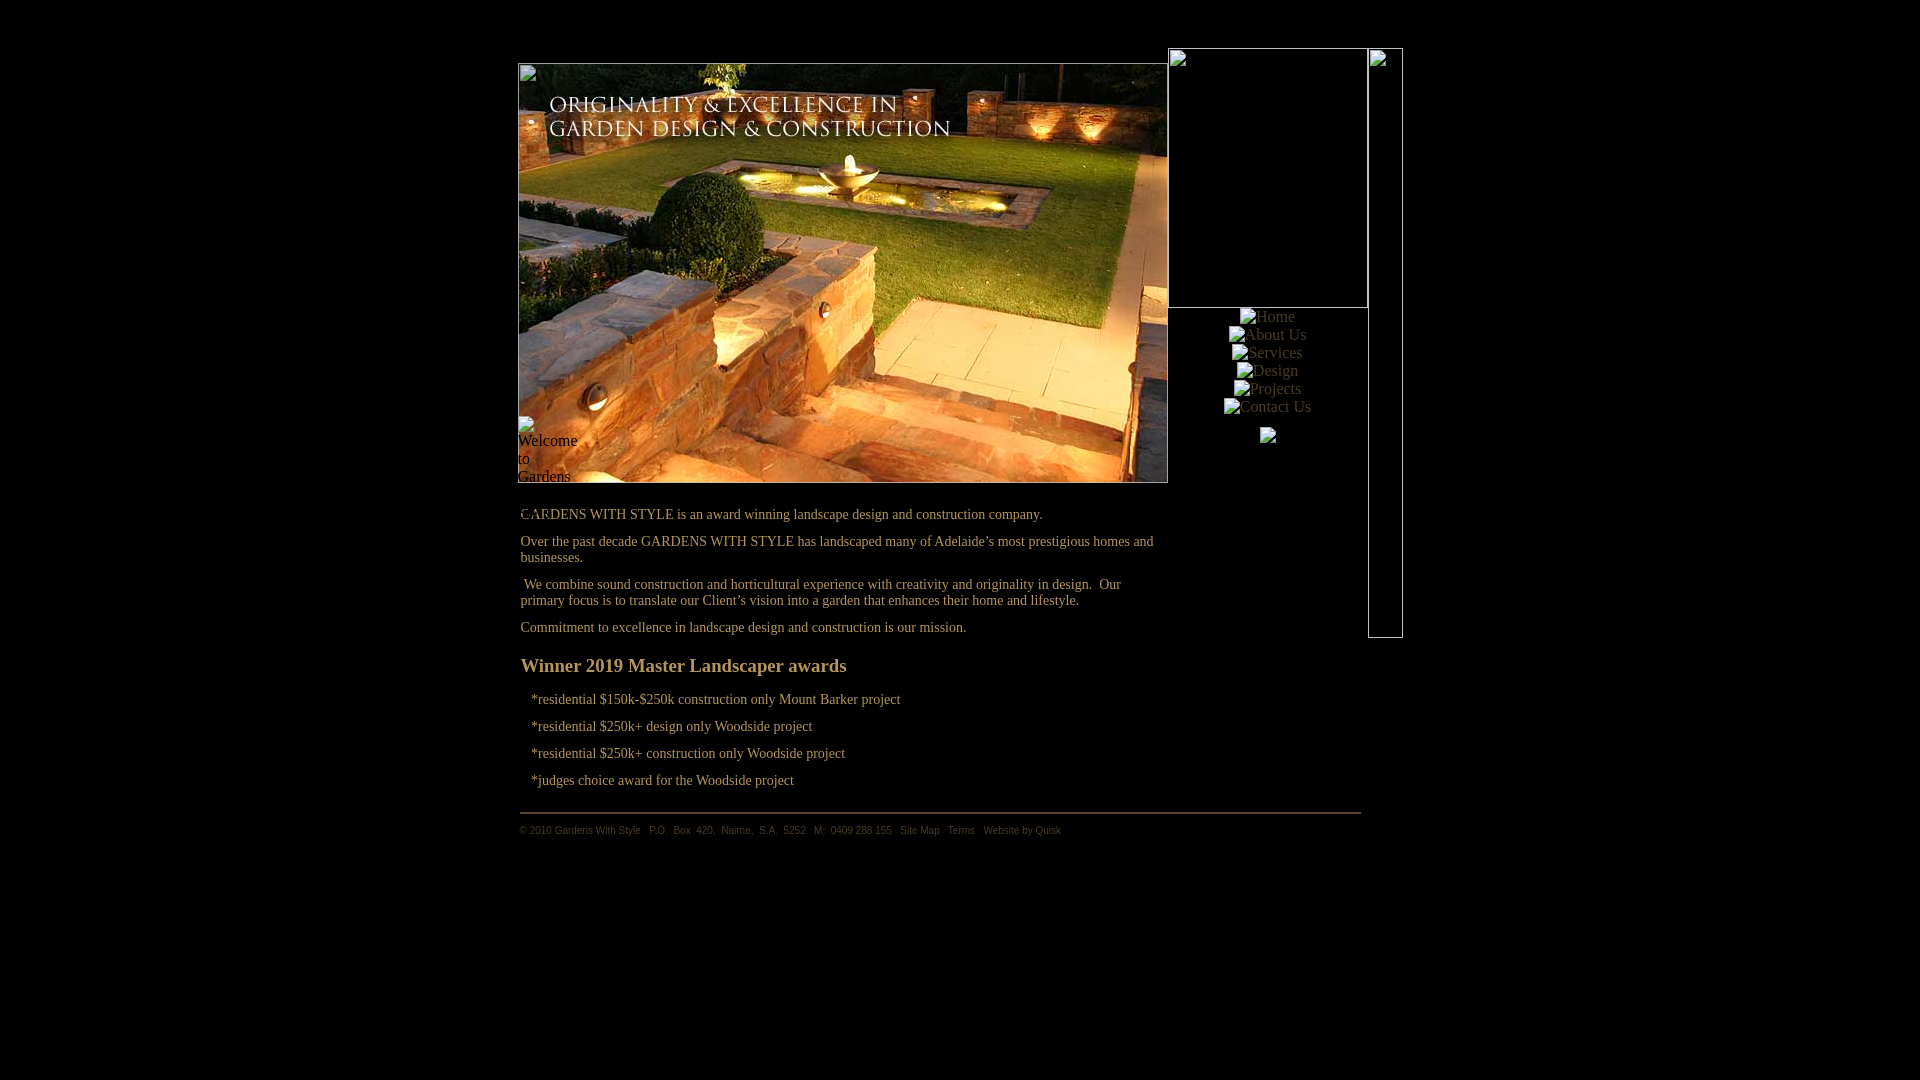 The image size is (1920, 1080). I want to click on 'Site Map', so click(899, 830).